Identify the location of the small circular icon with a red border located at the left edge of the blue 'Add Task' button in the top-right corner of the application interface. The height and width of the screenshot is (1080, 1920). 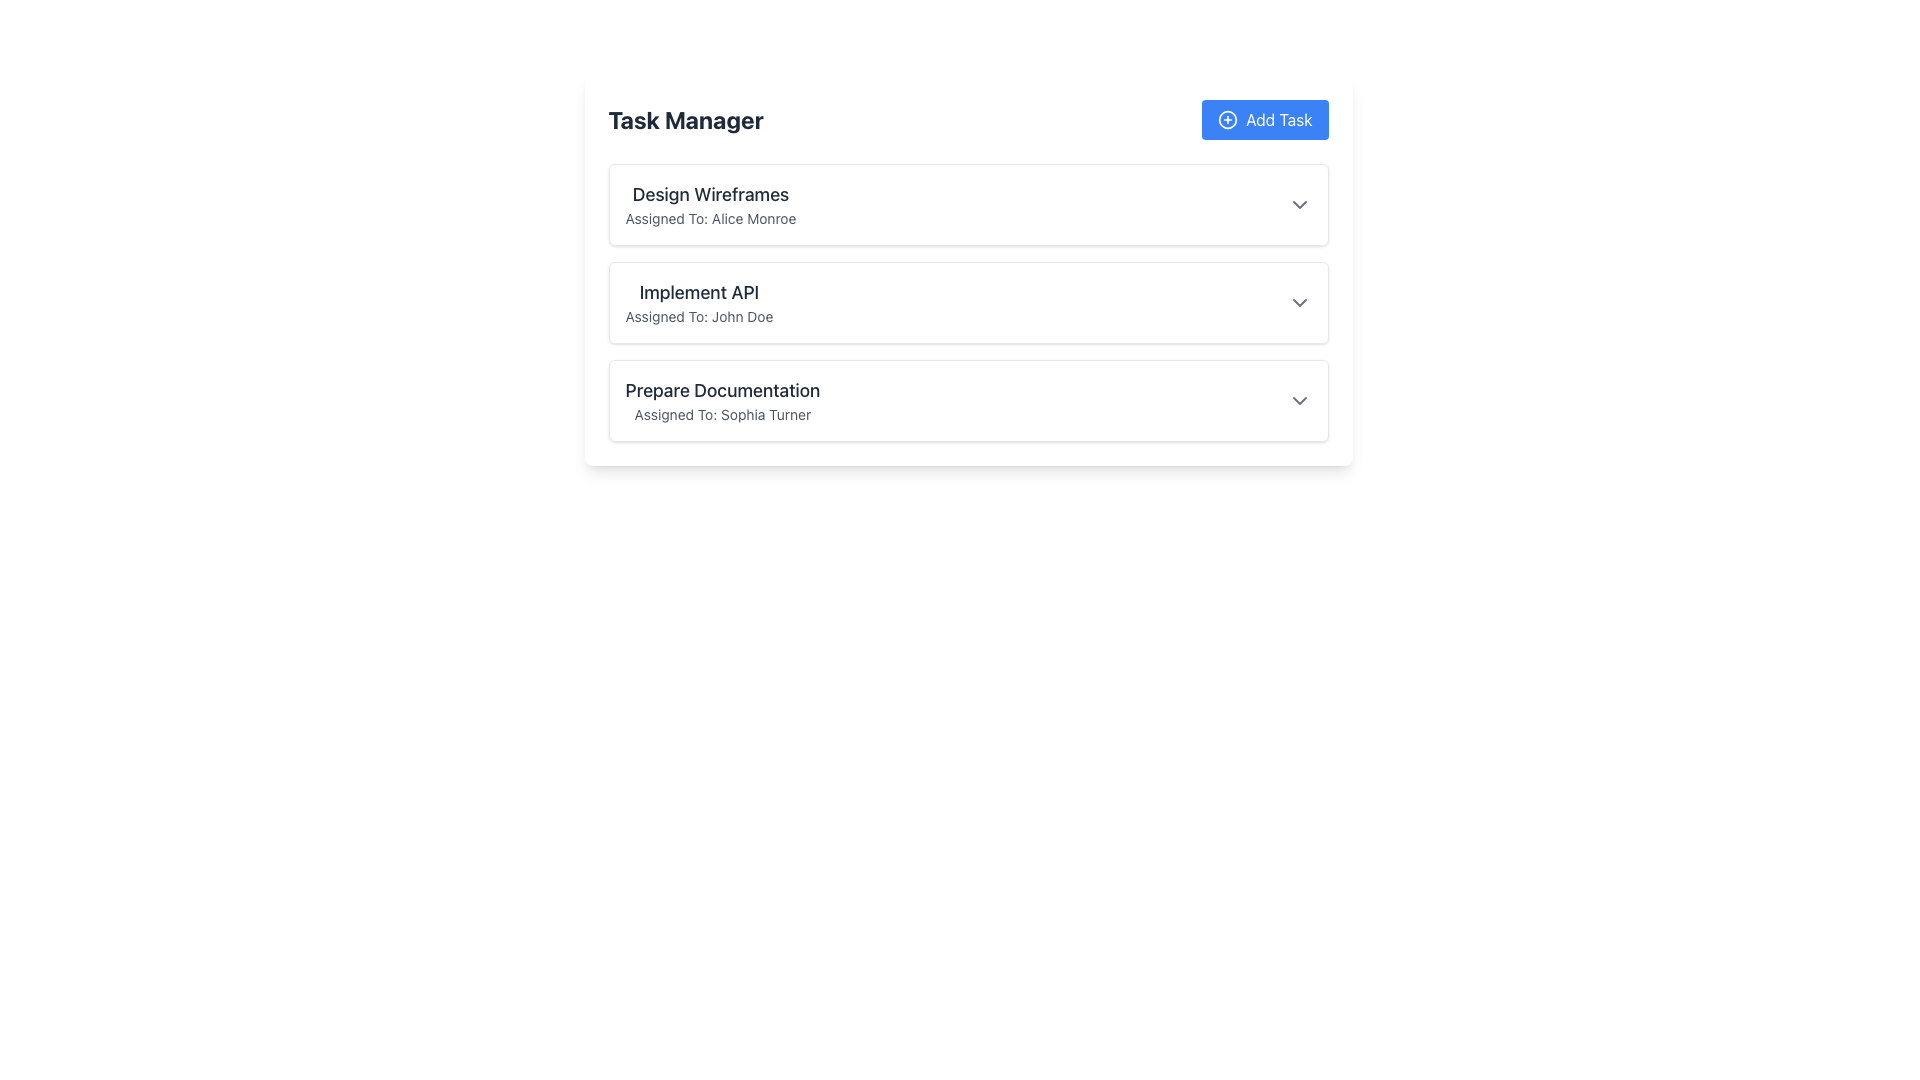
(1227, 119).